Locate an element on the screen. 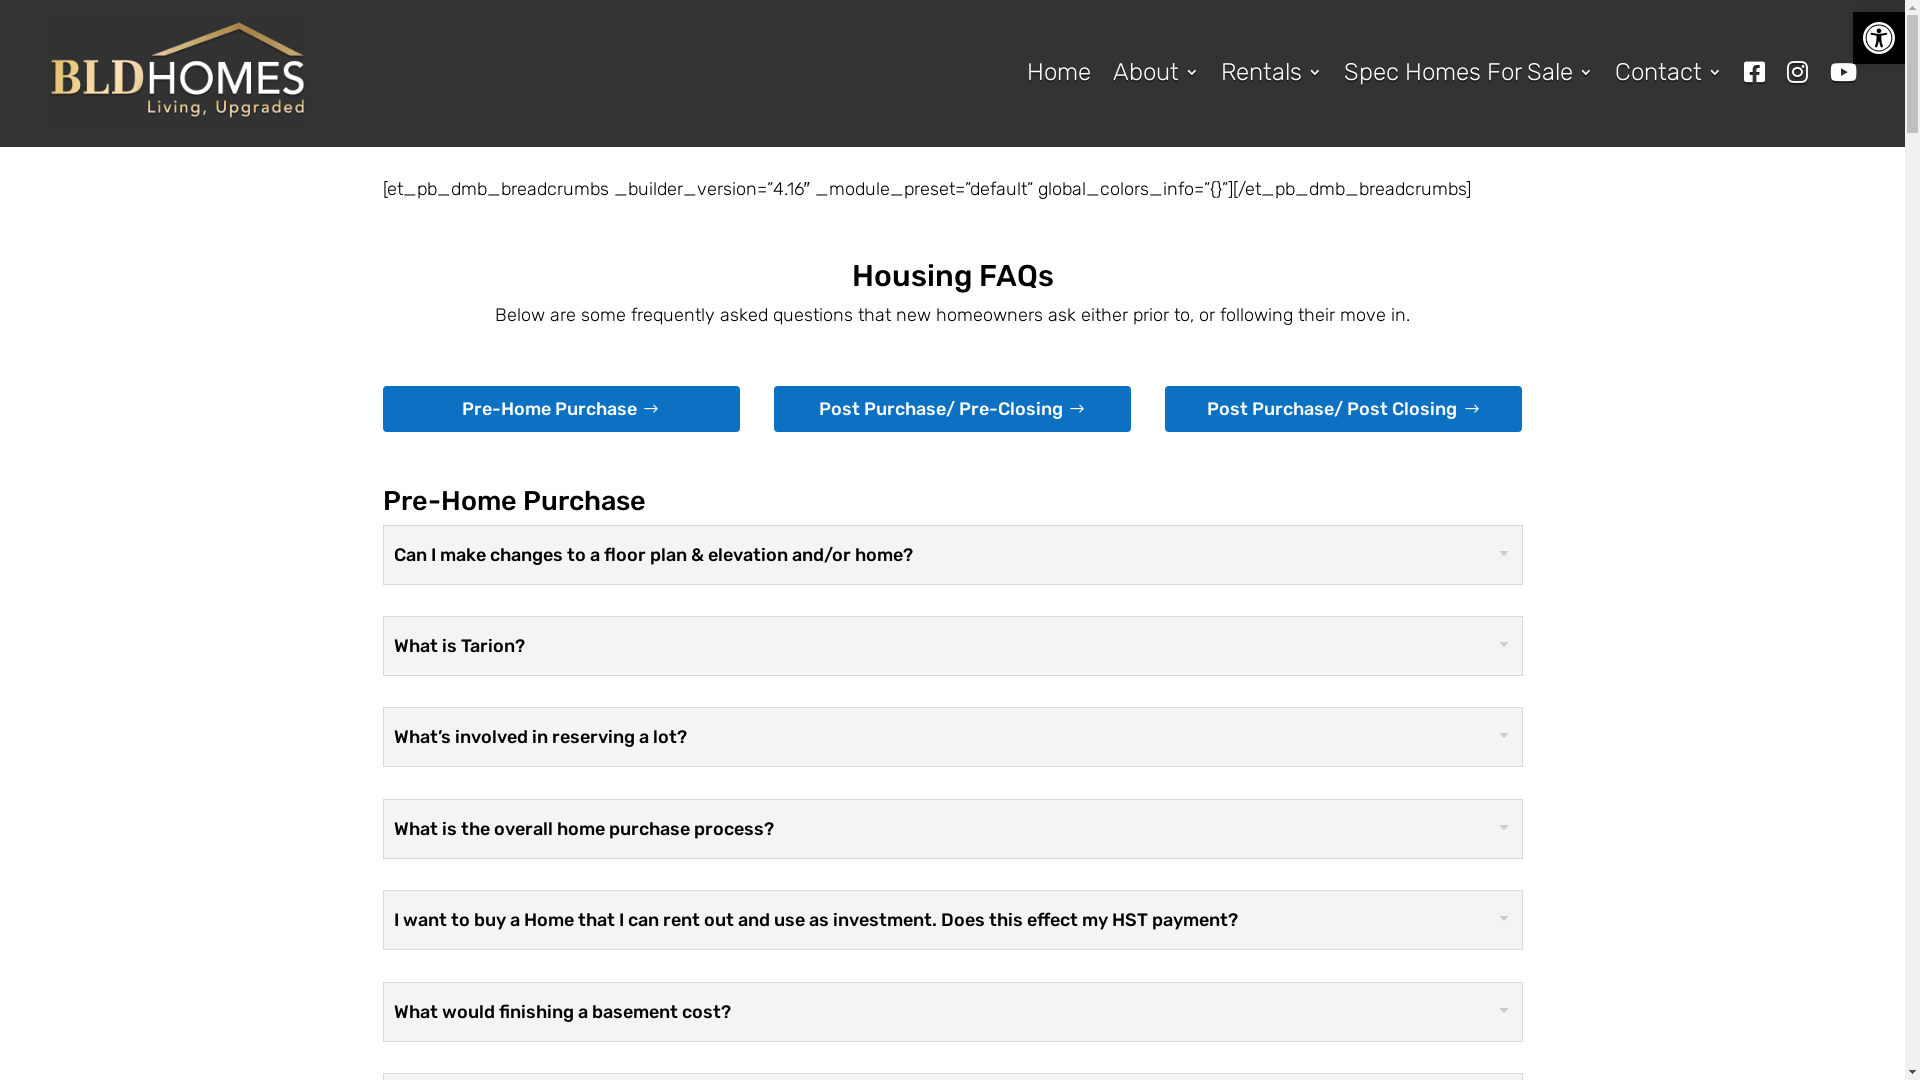  'Instagram' is located at coordinates (1797, 71).